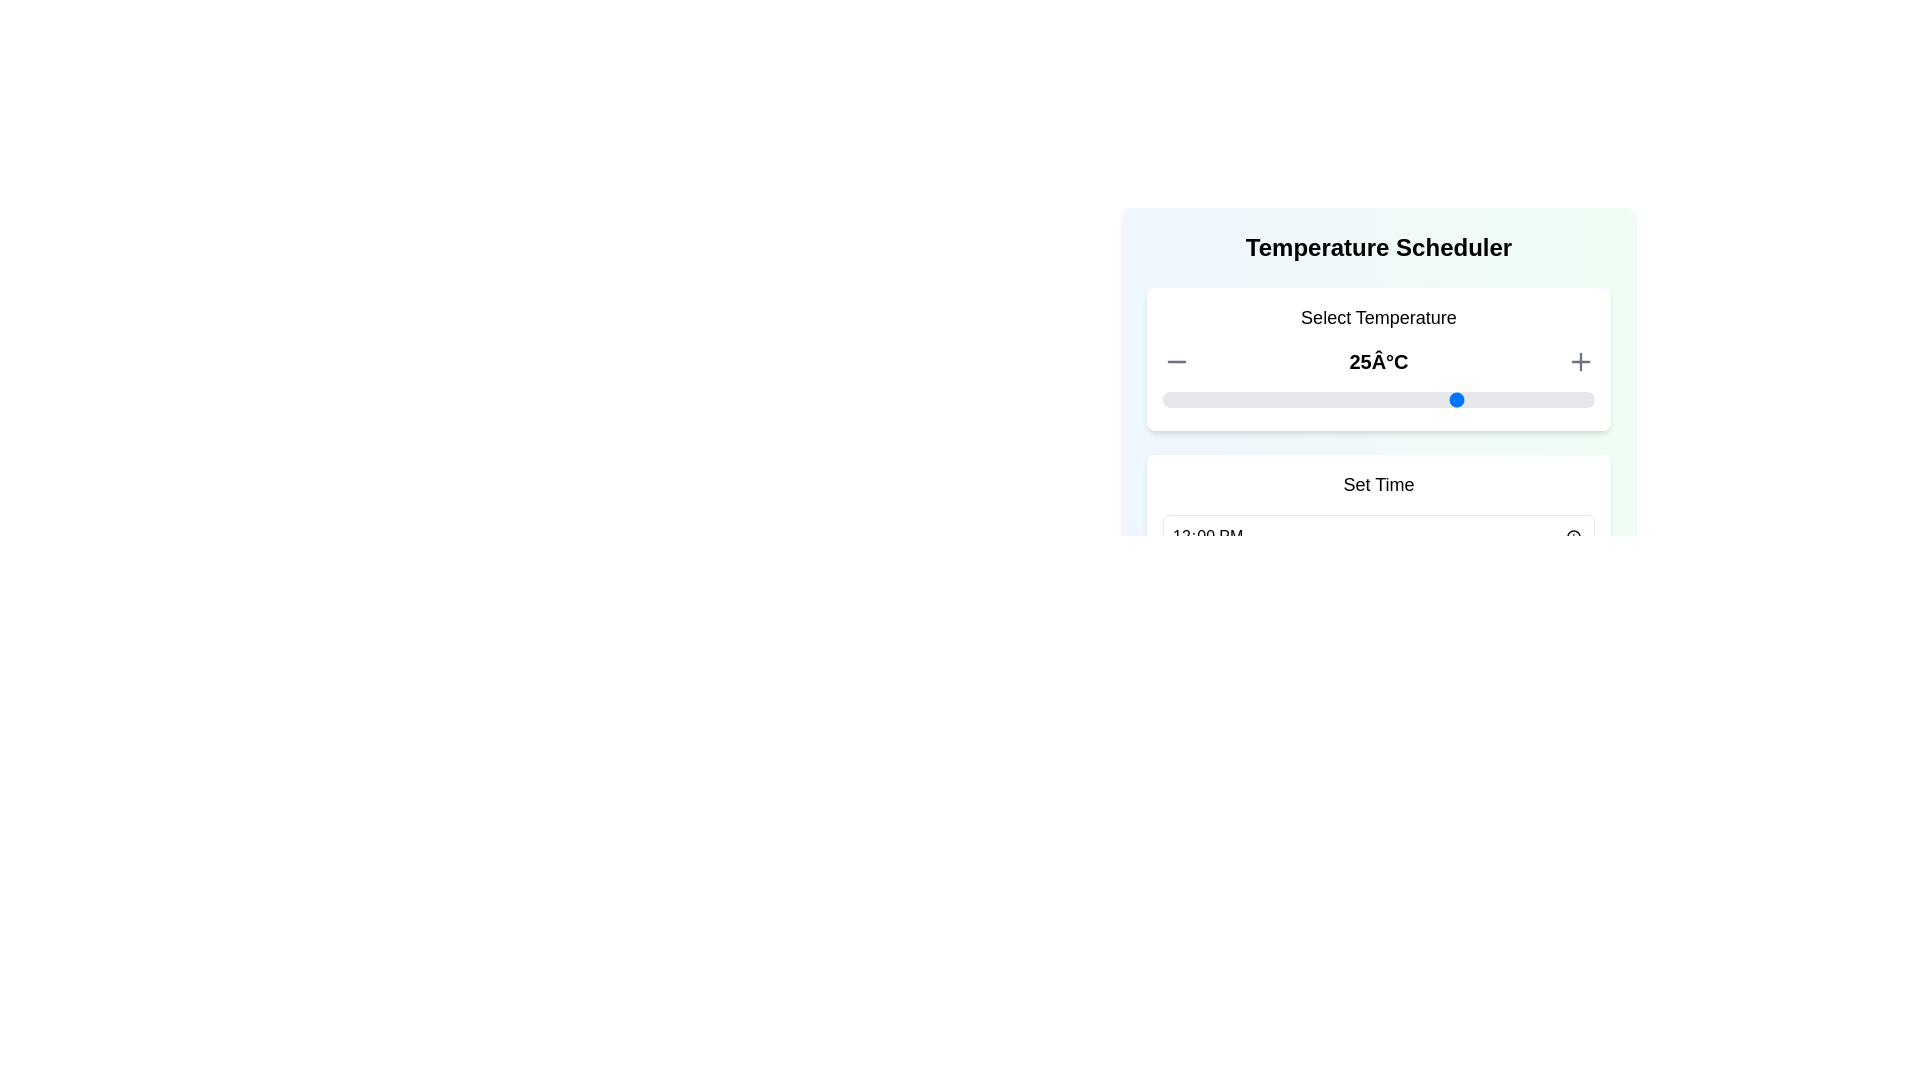 This screenshot has width=1920, height=1080. Describe the element at coordinates (1415, 400) in the screenshot. I see `the temperature slider` at that location.